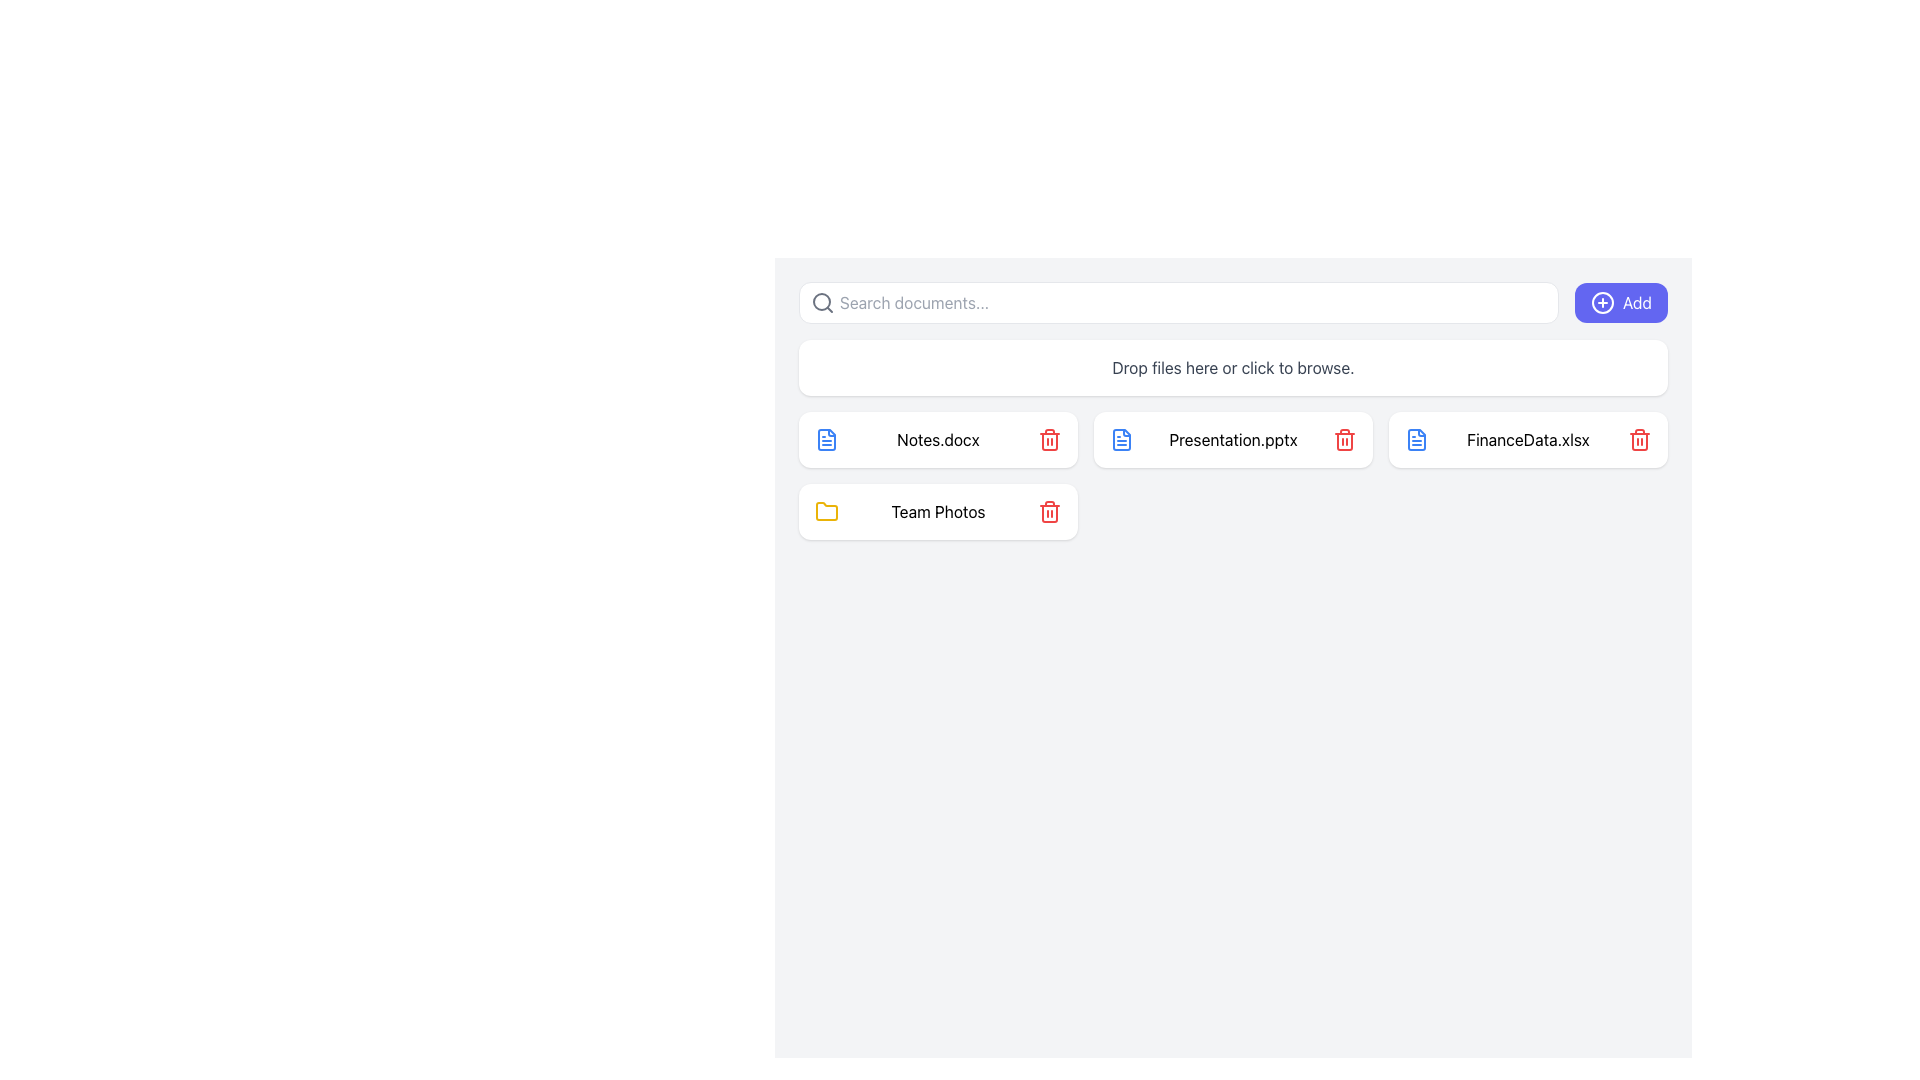 This screenshot has height=1080, width=1920. I want to click on the blue circular icon with a white cross symbol located to the left of the 'Add' button, so click(1603, 303).